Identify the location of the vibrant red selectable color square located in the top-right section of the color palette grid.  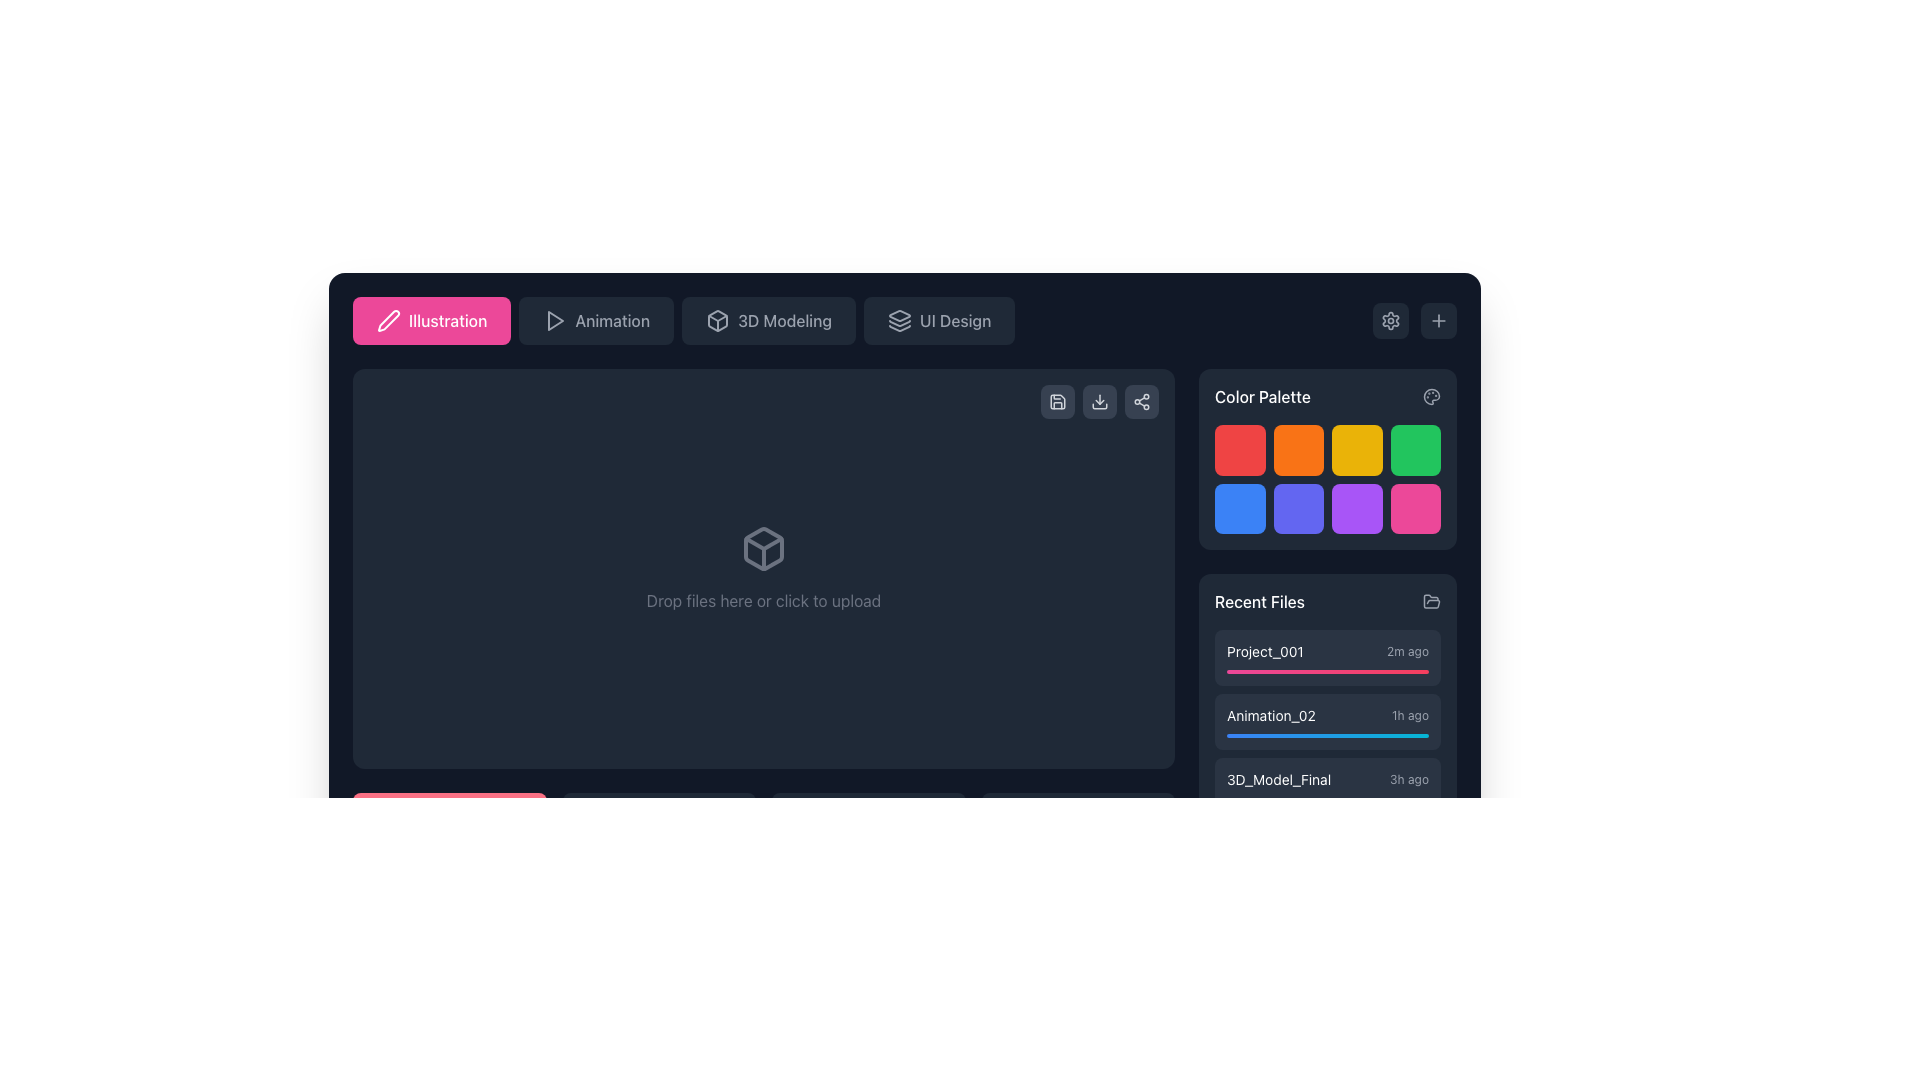
(1238, 450).